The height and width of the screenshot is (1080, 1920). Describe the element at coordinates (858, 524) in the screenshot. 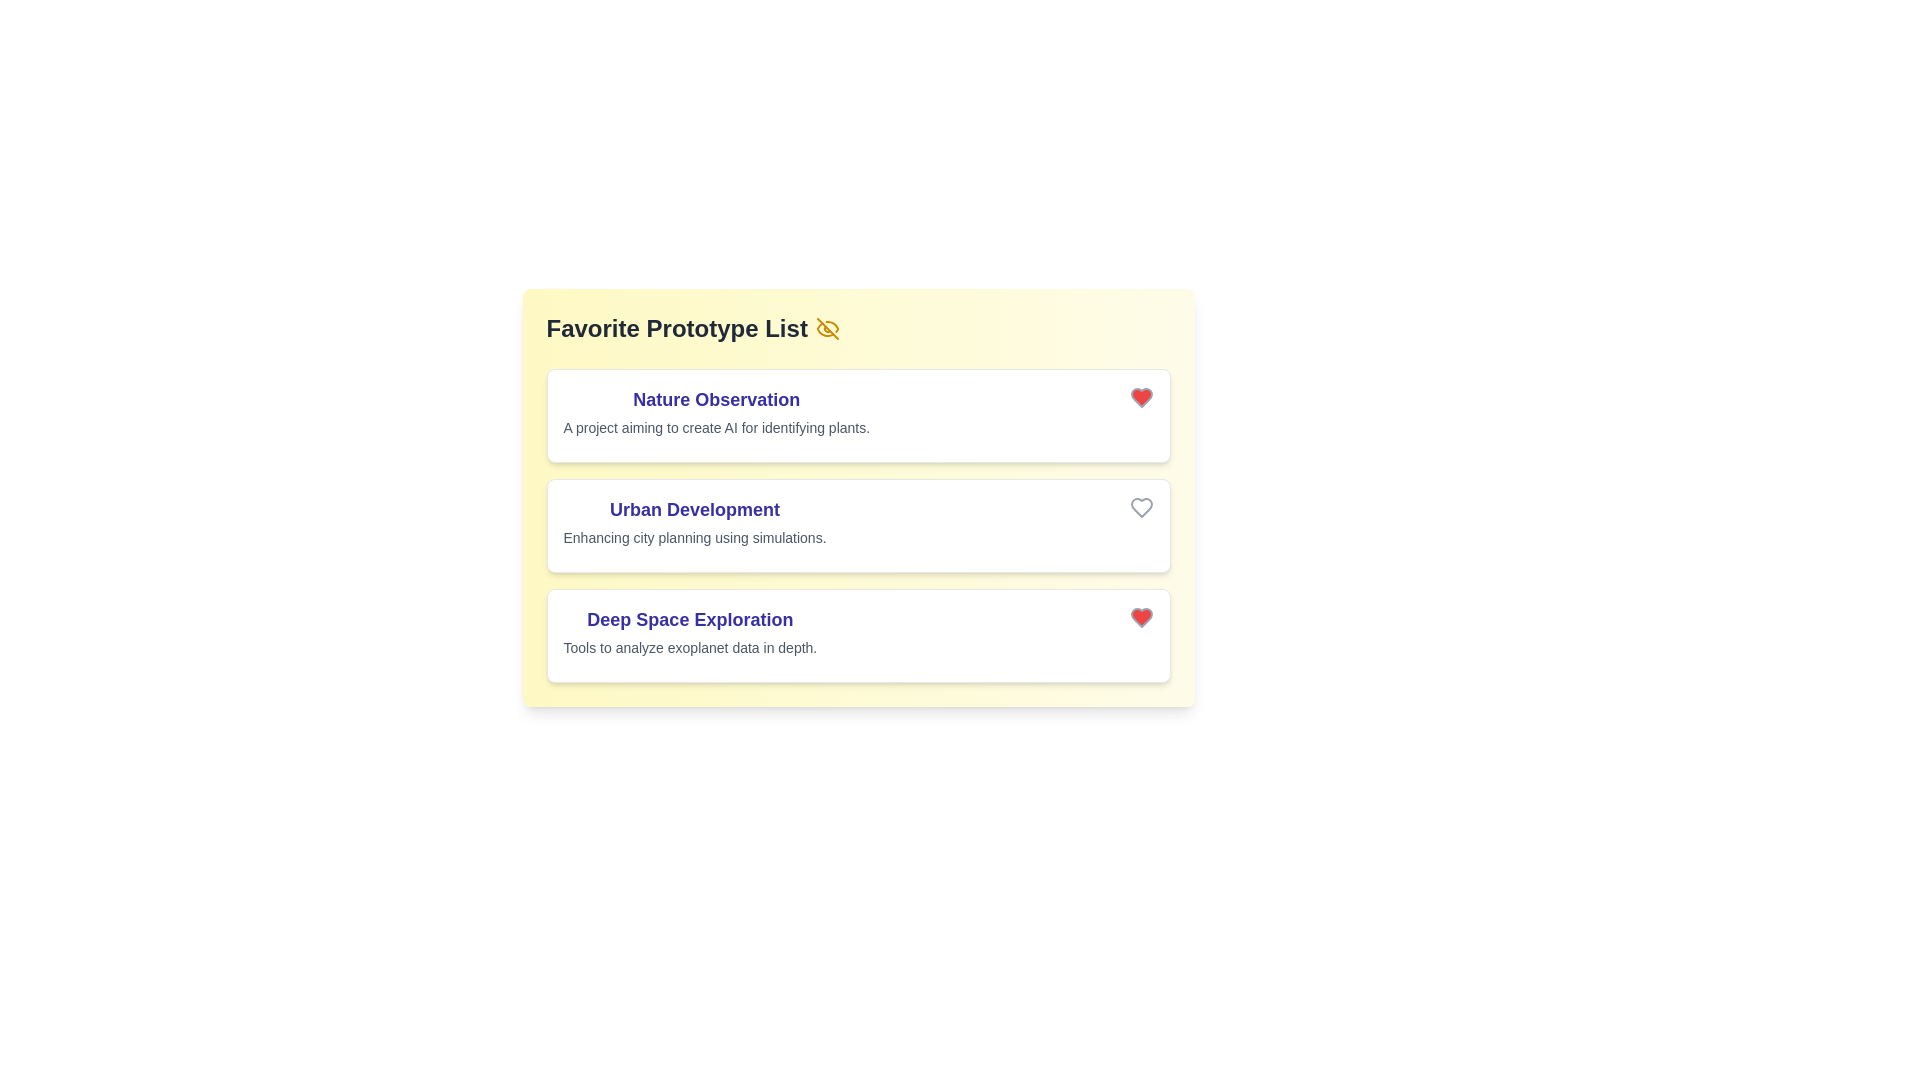

I see `the list item corresponding to Urban Development` at that location.